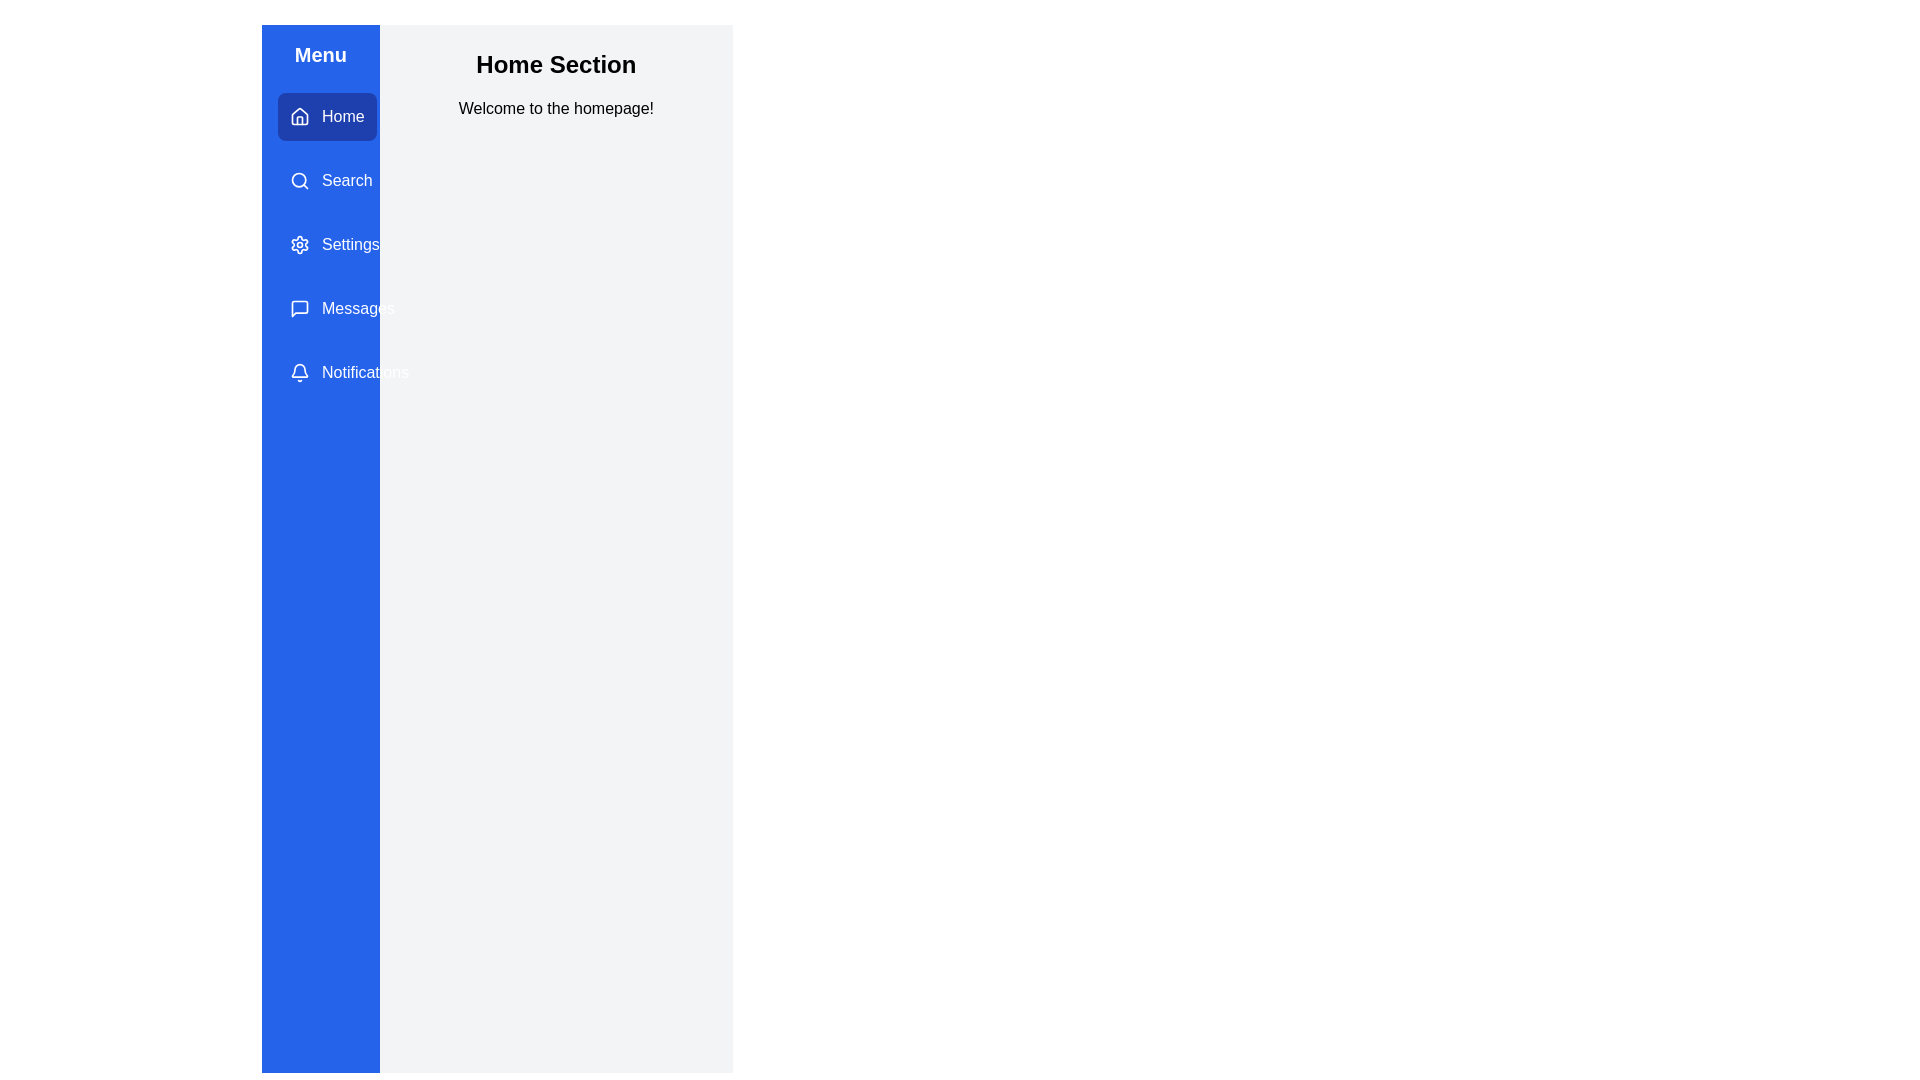  I want to click on the 'Home' icon located to the left of the text 'Home' in the navigation menu, which has a blue highlighted background, so click(298, 116).